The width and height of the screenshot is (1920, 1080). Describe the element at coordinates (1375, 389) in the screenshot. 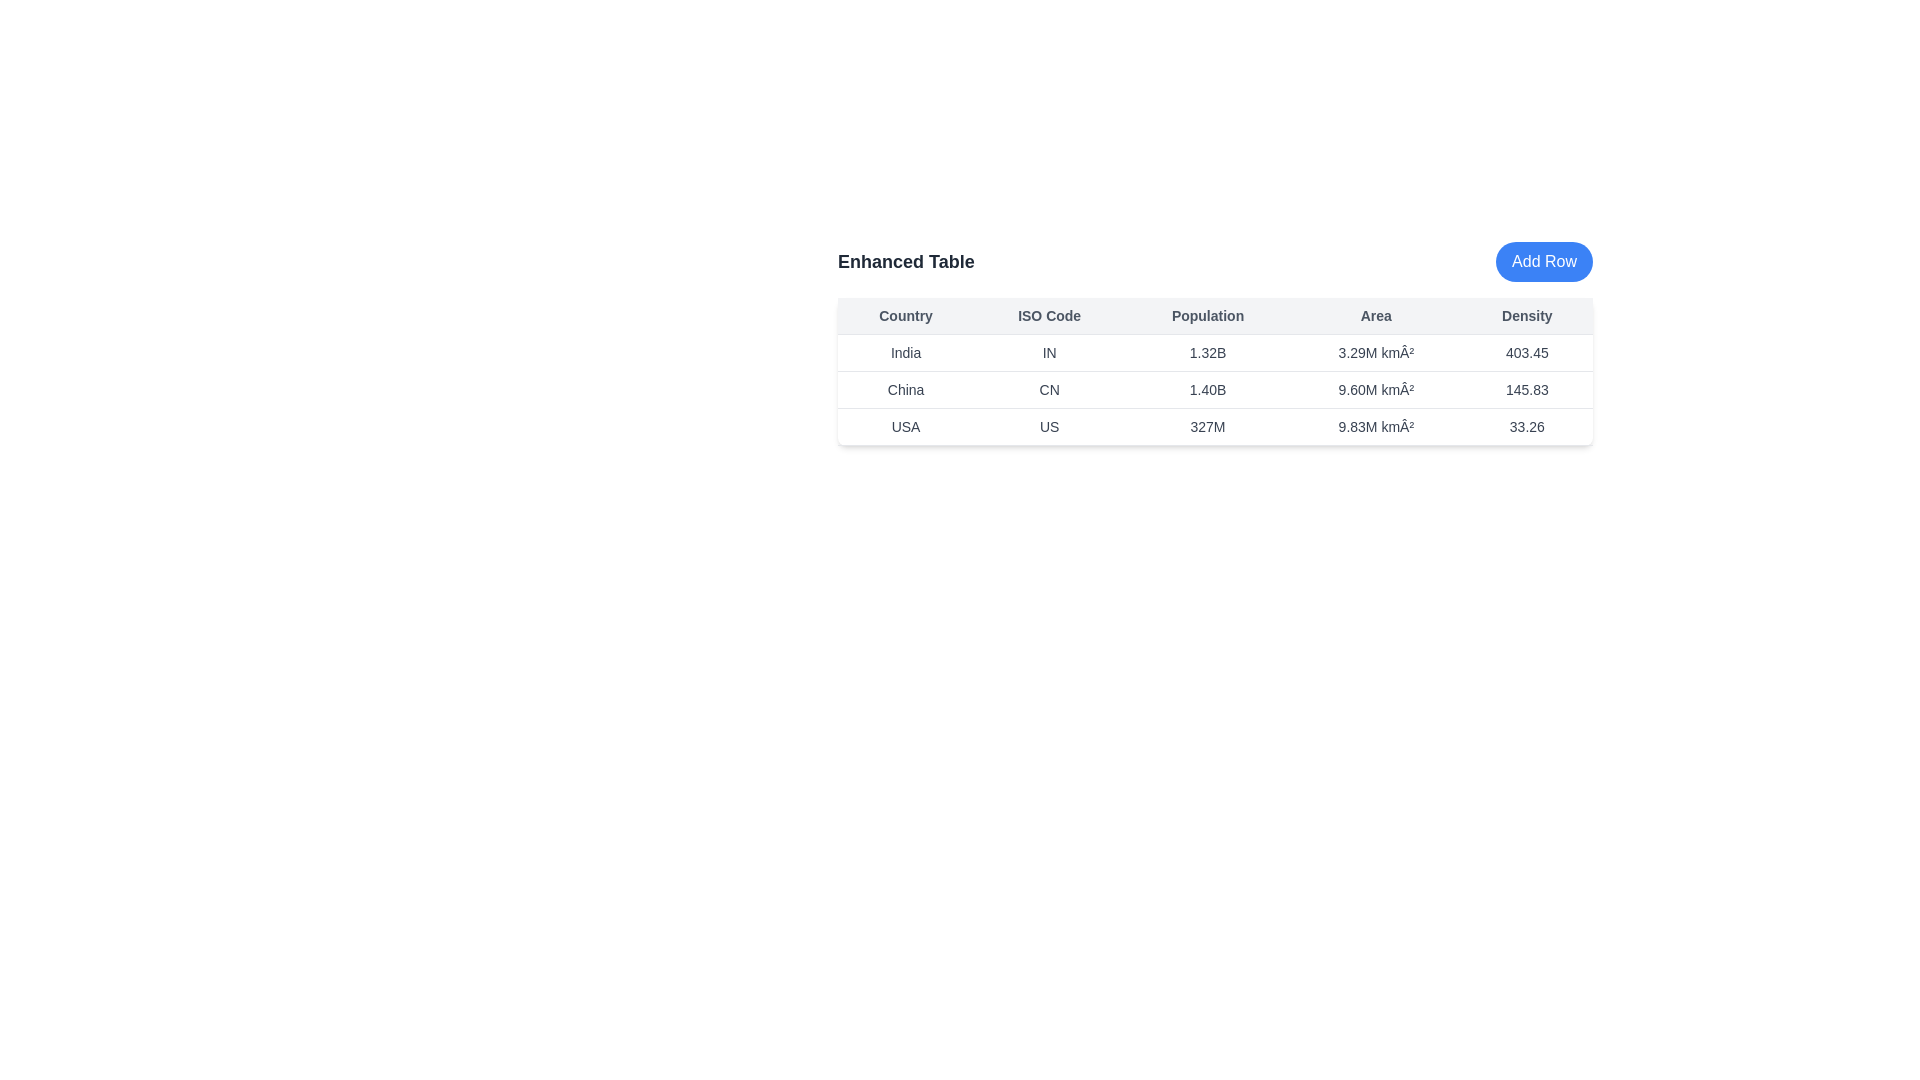

I see `the text label displaying the area of China, which shows '9.60M km²' in a bold, dark gray font located in the fourth column of the second row of the table` at that location.